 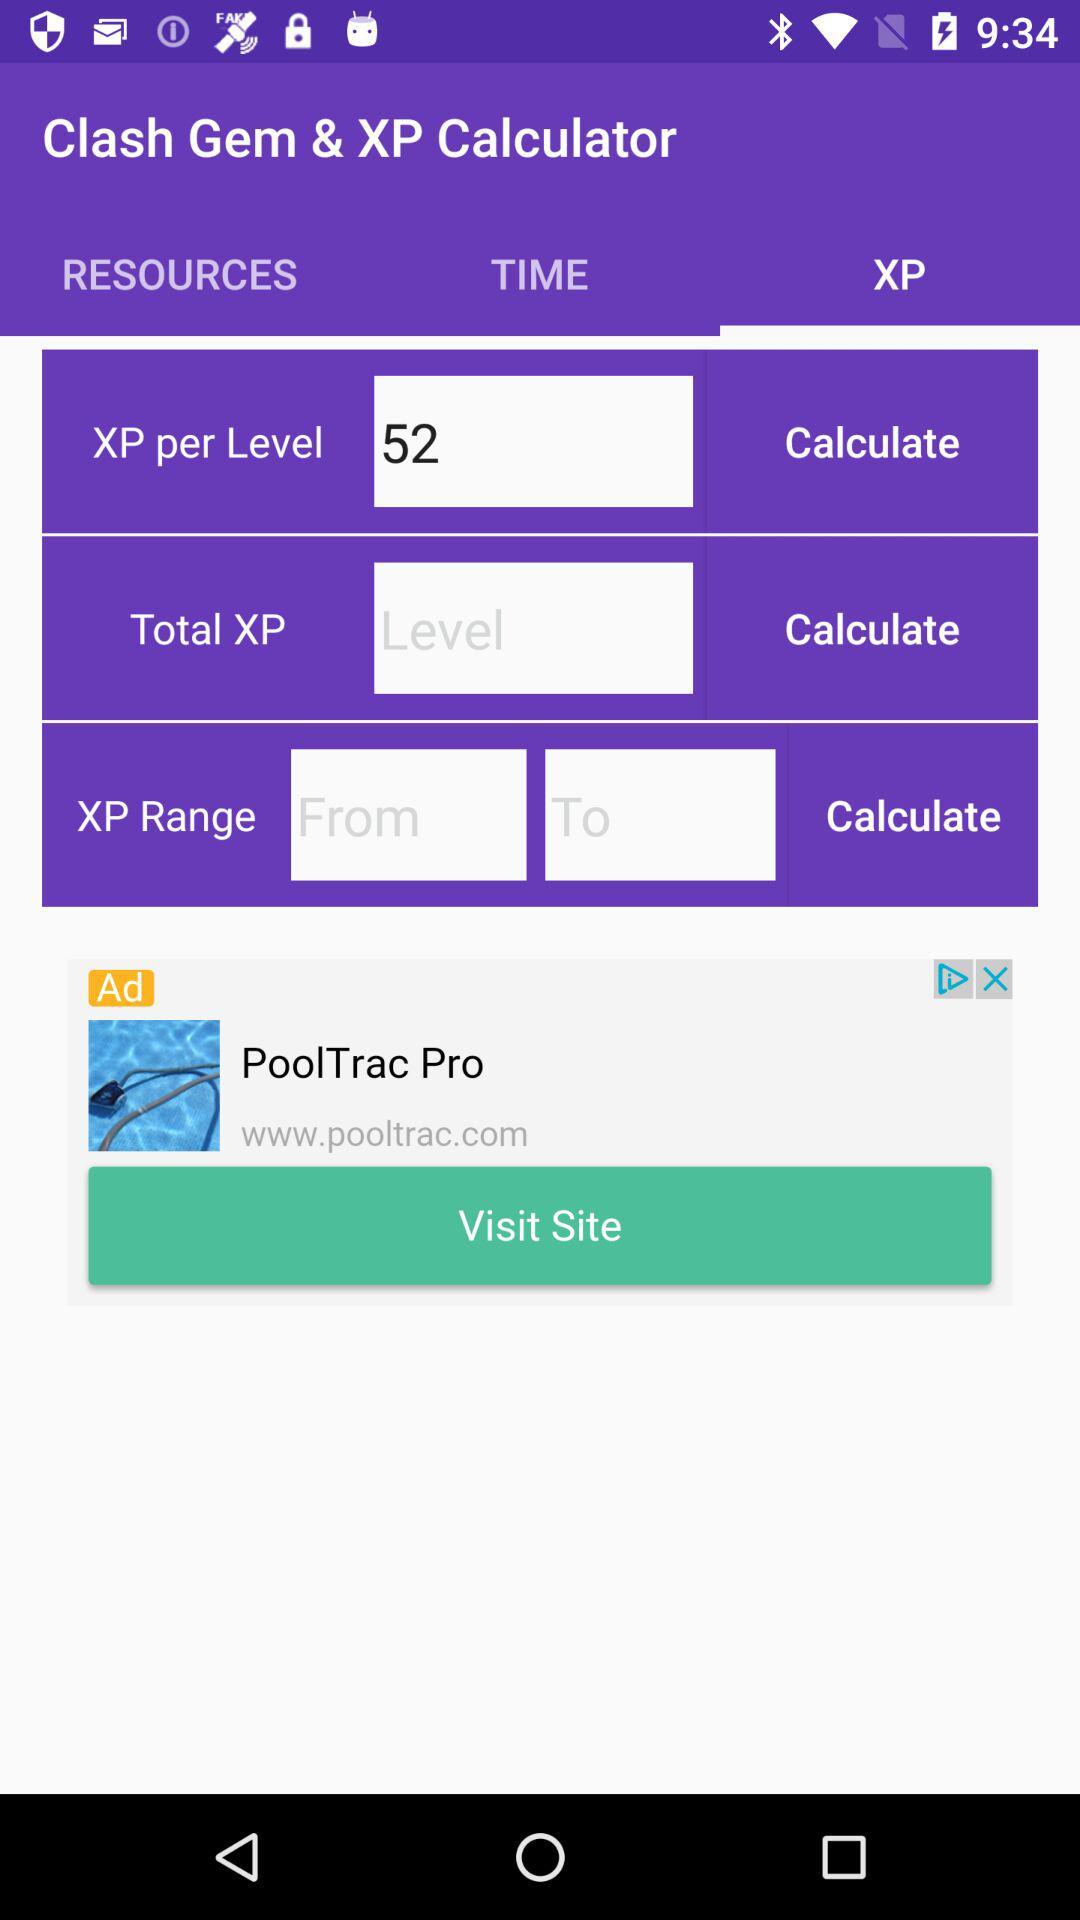 I want to click on xp range from text box, so click(x=407, y=814).